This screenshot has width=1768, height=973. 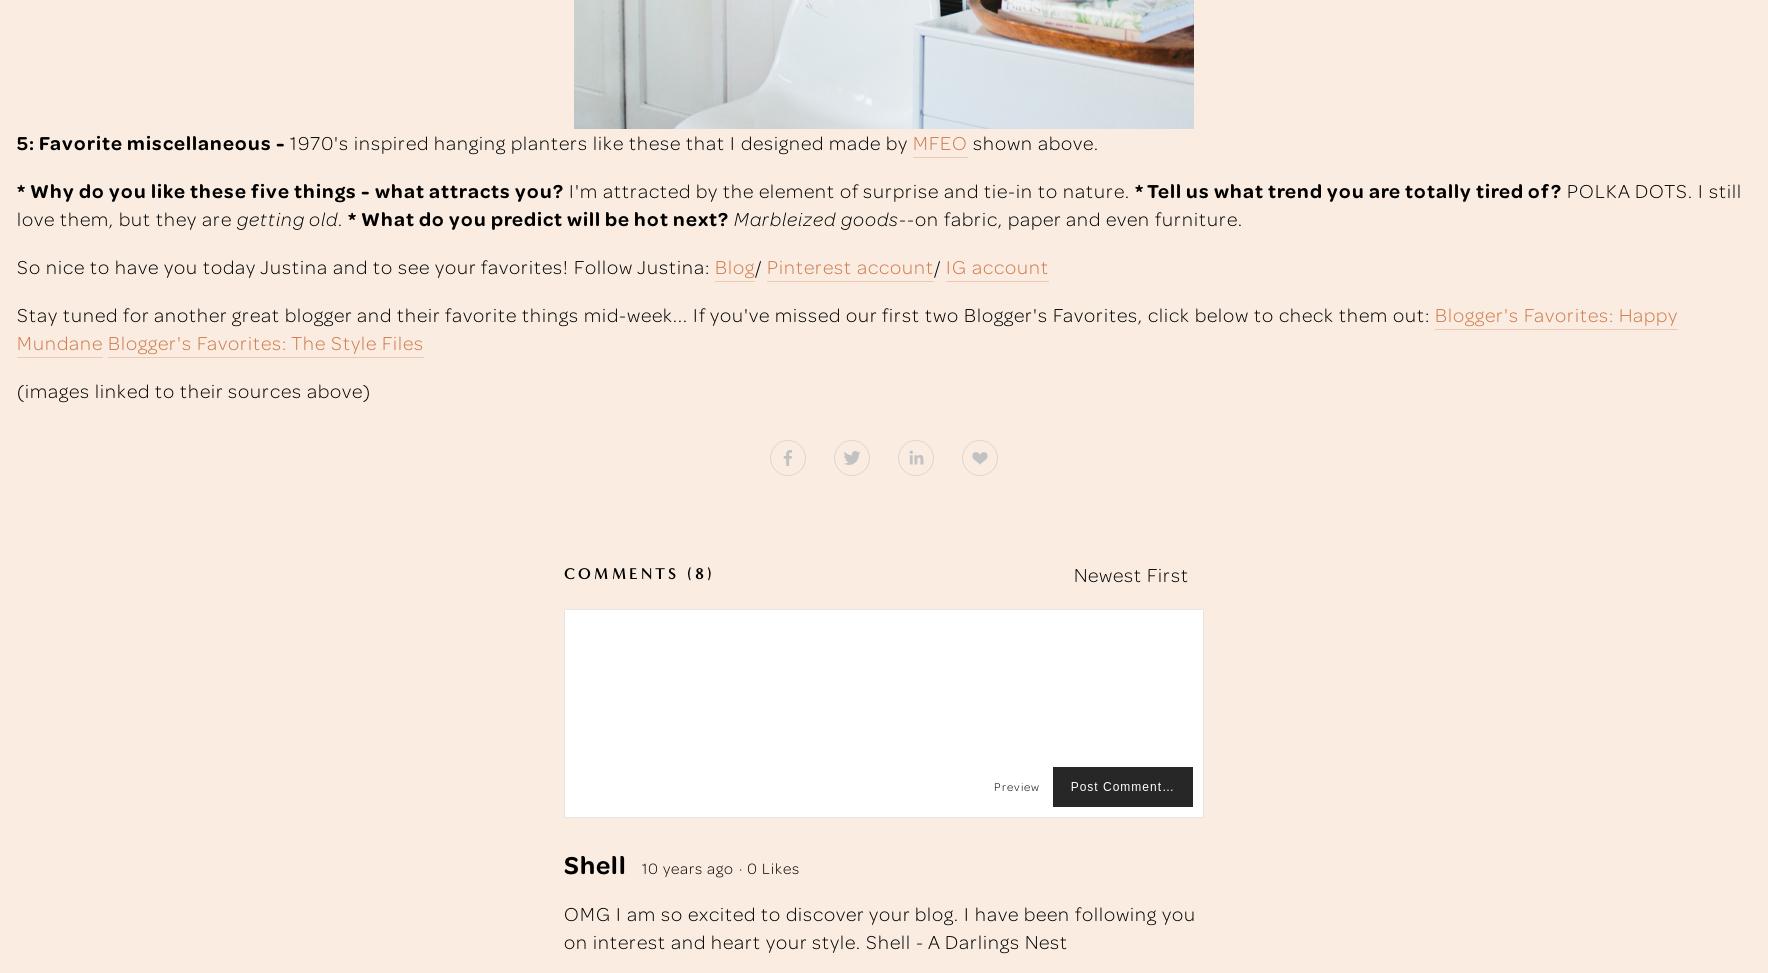 What do you see at coordinates (879, 925) in the screenshot?
I see `'OMG I am so excited to discover your blog.  I have been following you on interest and heart your style.  Shell - A Darlings Nest'` at bounding box center [879, 925].